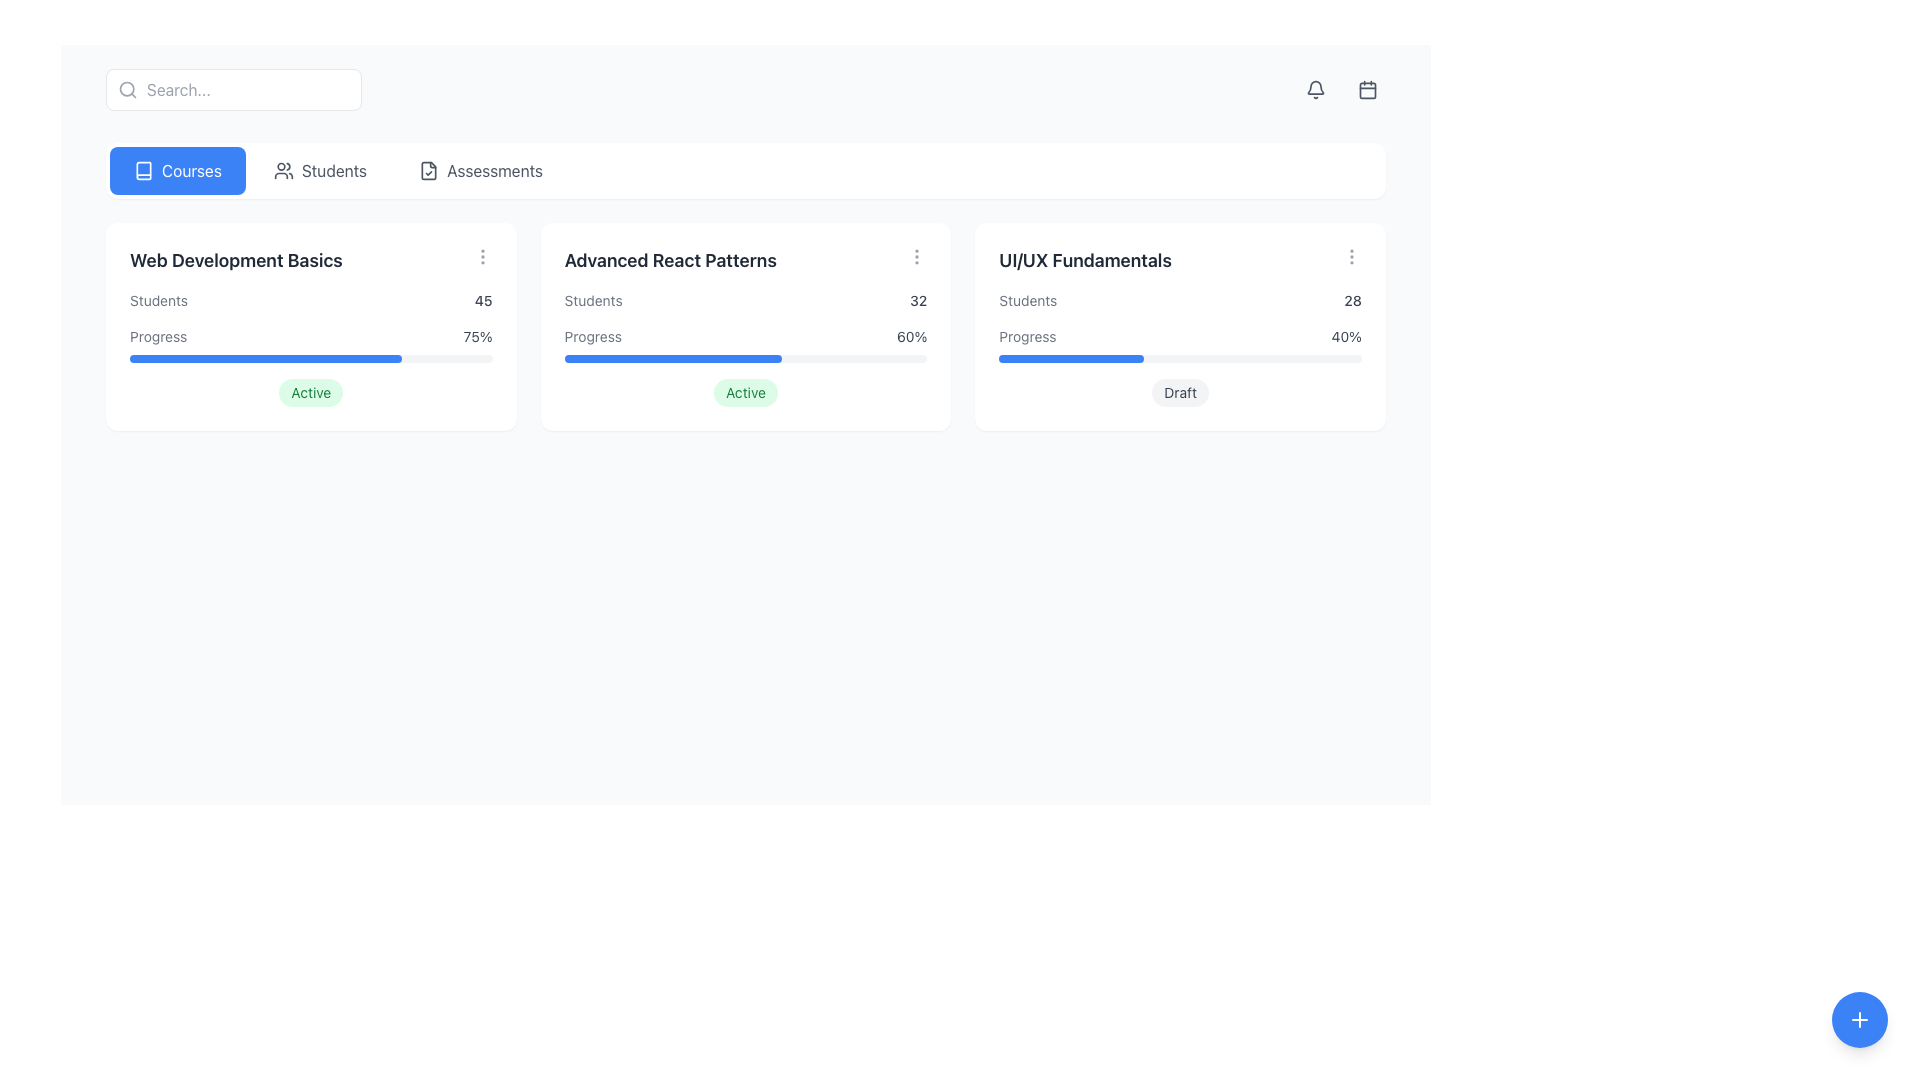  What do you see at coordinates (744, 343) in the screenshot?
I see `the progress bar located in the second card, positioned below the 'Students: 32' text and above the 'Active' status indicator to visually represent the progress status of a specific course or module` at bounding box center [744, 343].